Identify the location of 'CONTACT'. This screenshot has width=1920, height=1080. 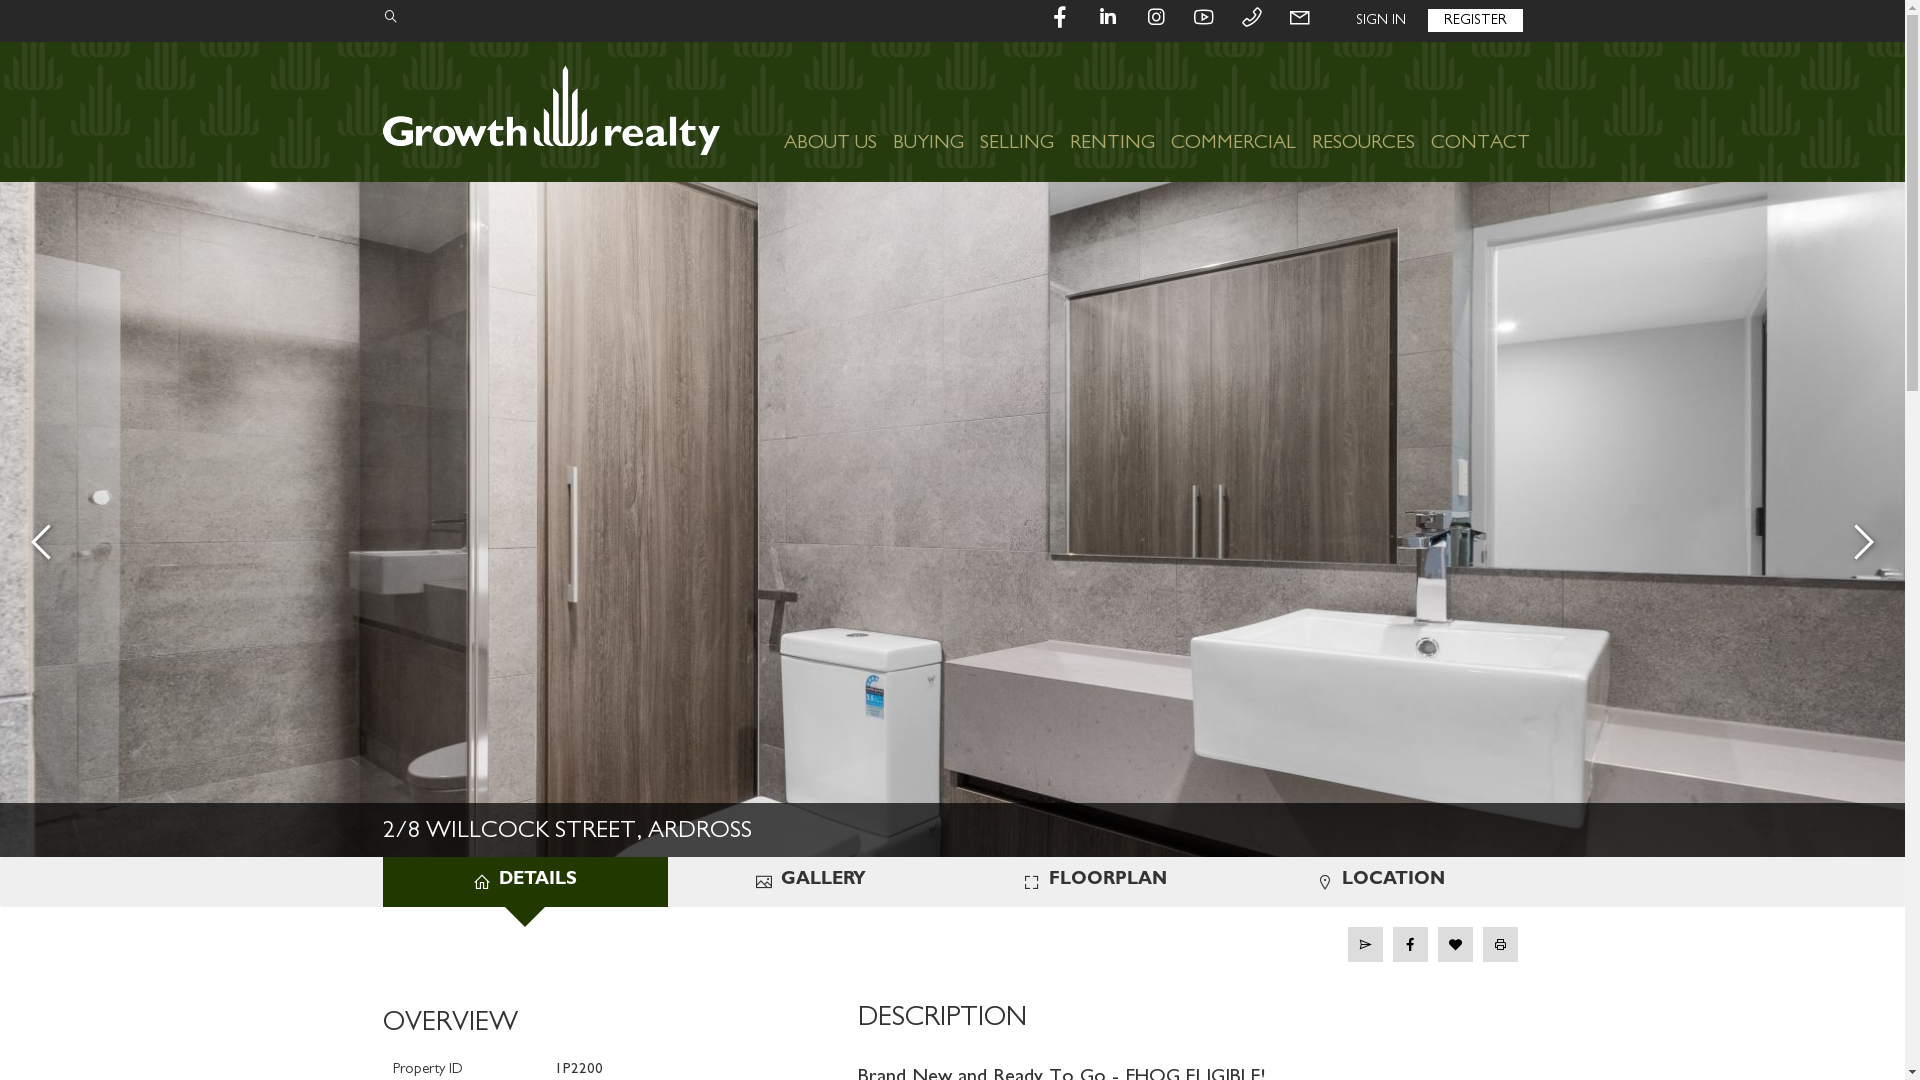
(1420, 111).